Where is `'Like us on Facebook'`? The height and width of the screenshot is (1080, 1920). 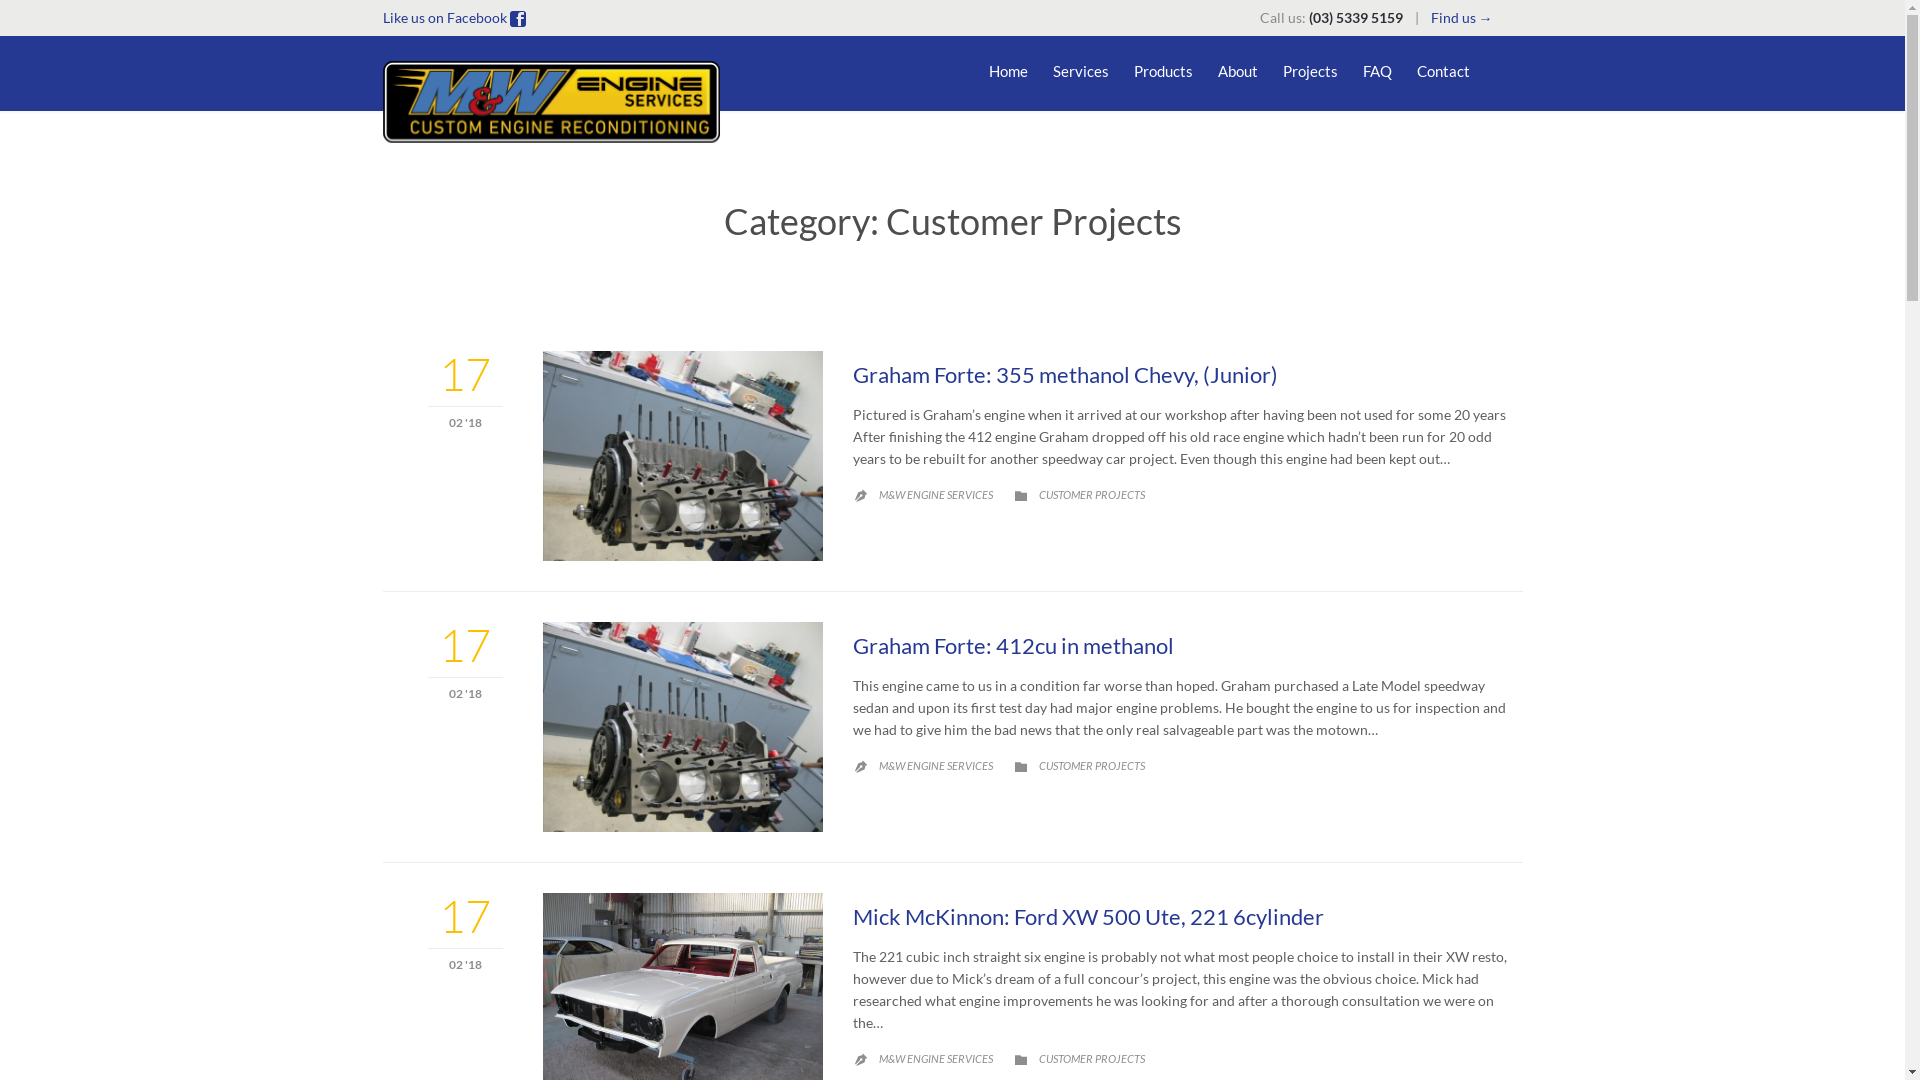
'Like us on Facebook' is located at coordinates (382, 17).